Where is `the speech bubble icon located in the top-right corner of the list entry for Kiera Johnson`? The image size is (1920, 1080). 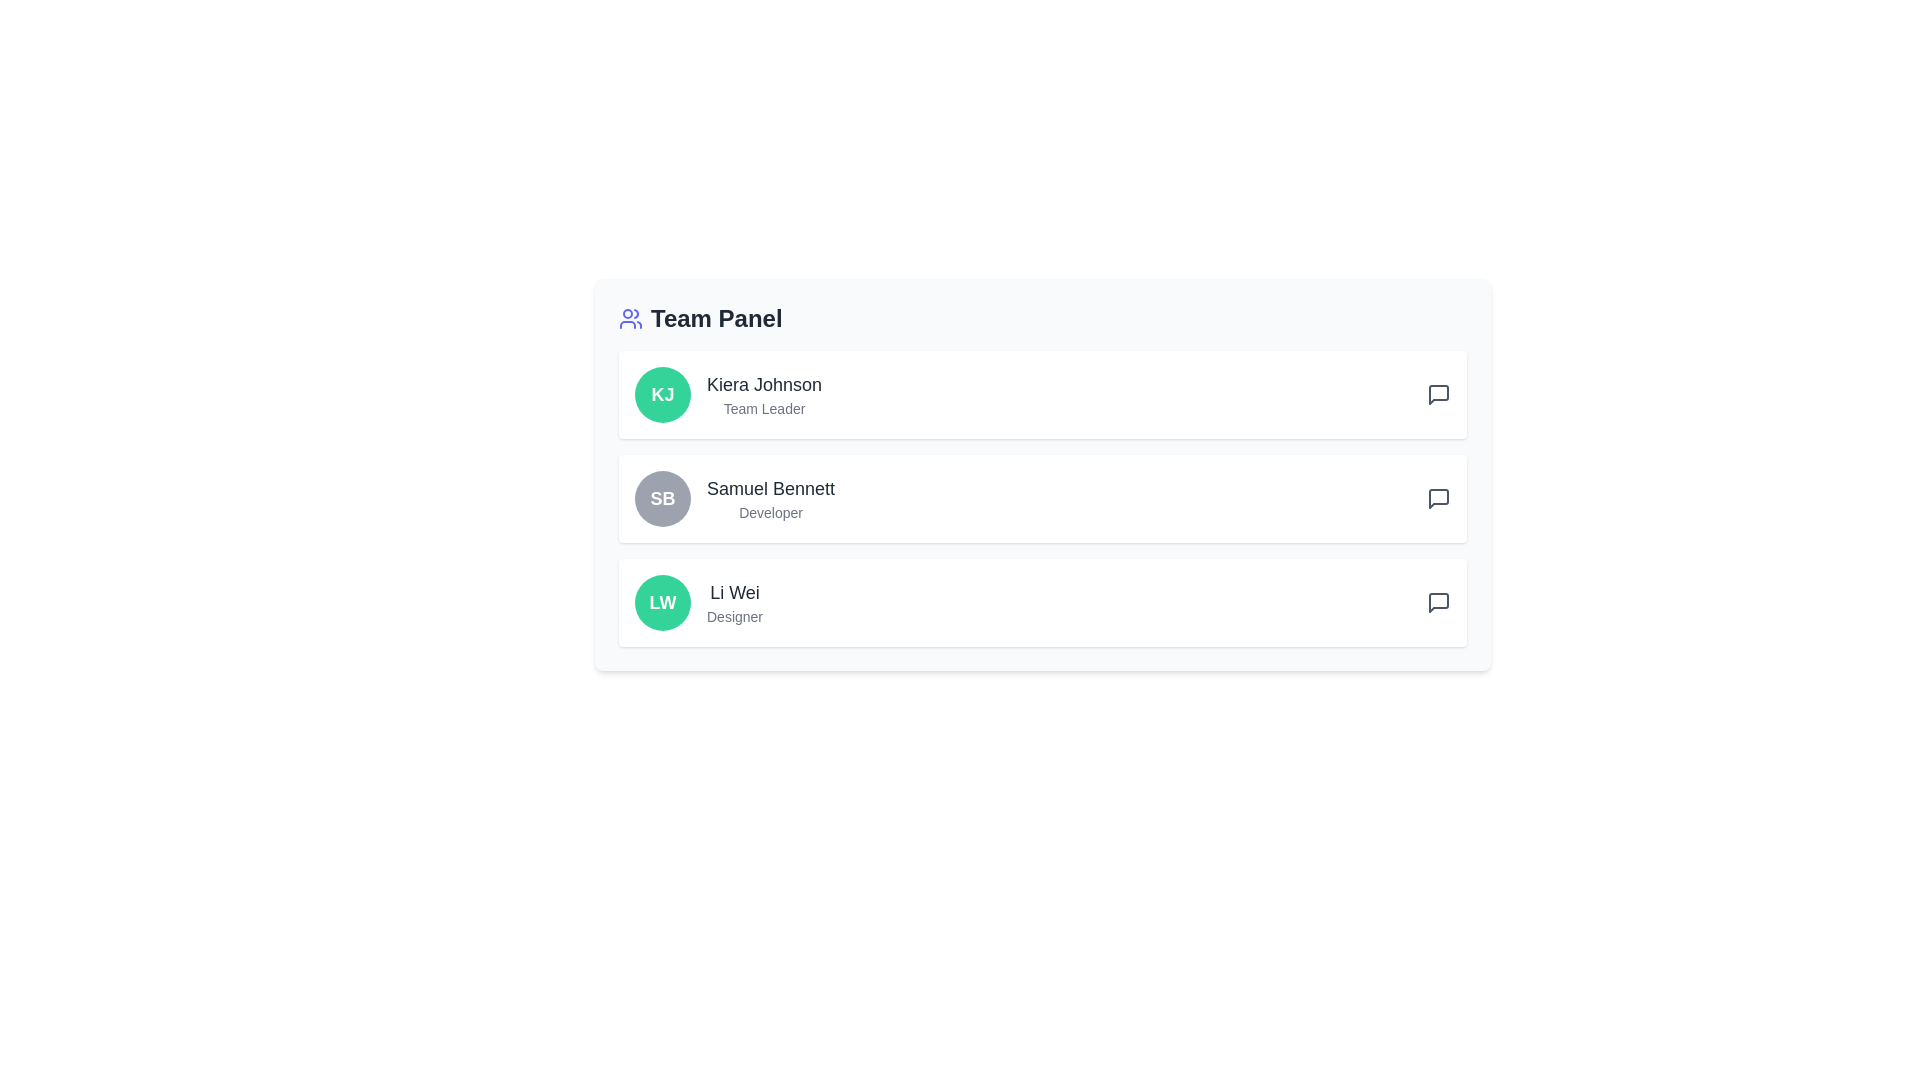 the speech bubble icon located in the top-right corner of the list entry for Kiera Johnson is located at coordinates (1438, 394).